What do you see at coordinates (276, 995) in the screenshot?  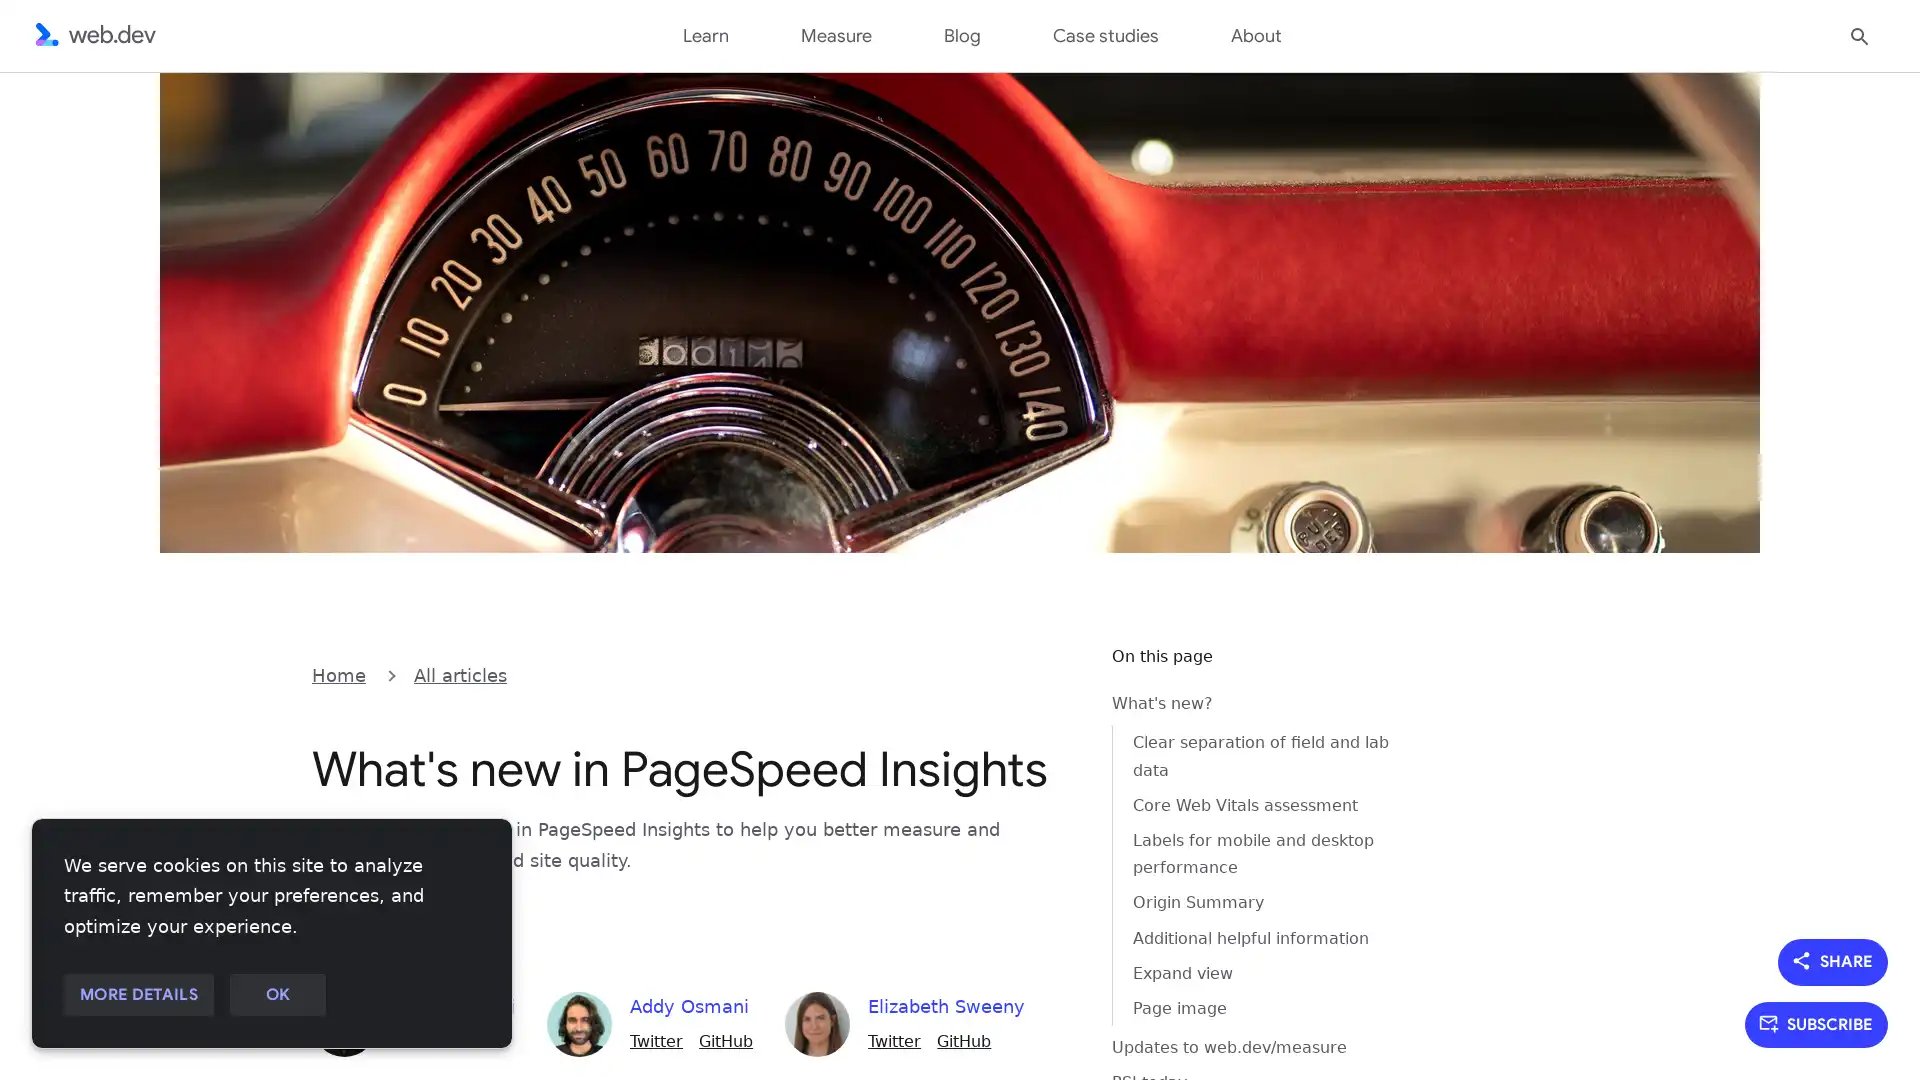 I see `OK` at bounding box center [276, 995].